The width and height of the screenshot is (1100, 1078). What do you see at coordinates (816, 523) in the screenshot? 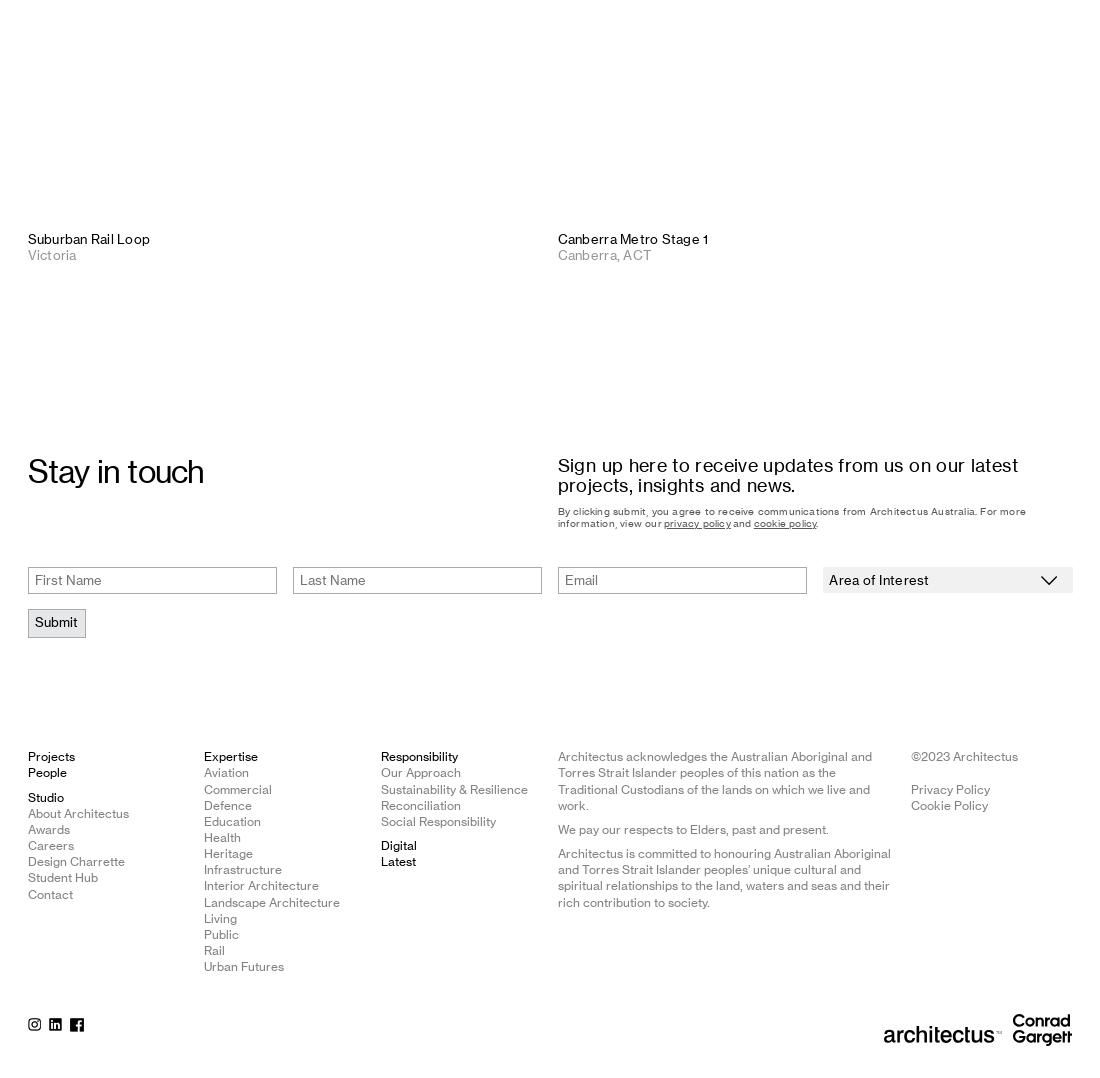
I see `'.'` at bounding box center [816, 523].